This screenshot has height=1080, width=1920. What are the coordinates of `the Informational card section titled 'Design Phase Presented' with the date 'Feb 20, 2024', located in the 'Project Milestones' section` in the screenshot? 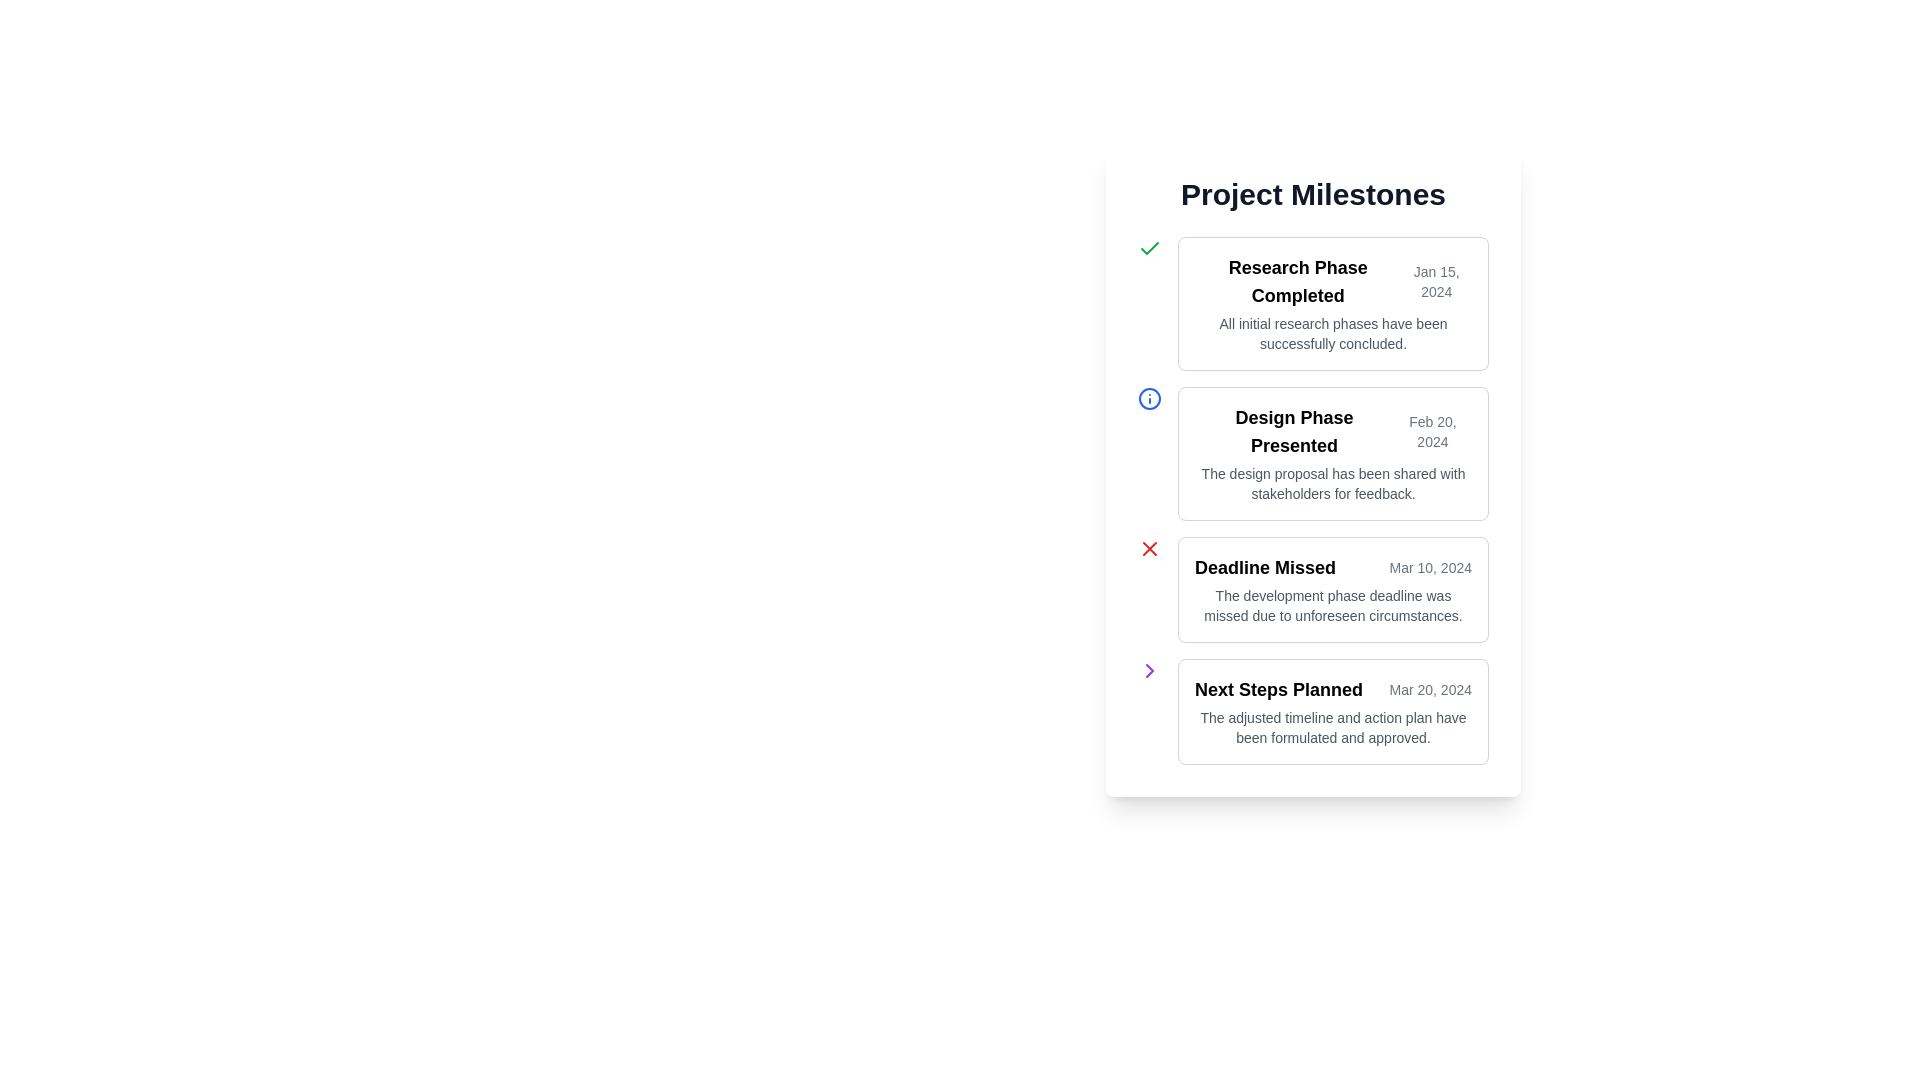 It's located at (1333, 431).